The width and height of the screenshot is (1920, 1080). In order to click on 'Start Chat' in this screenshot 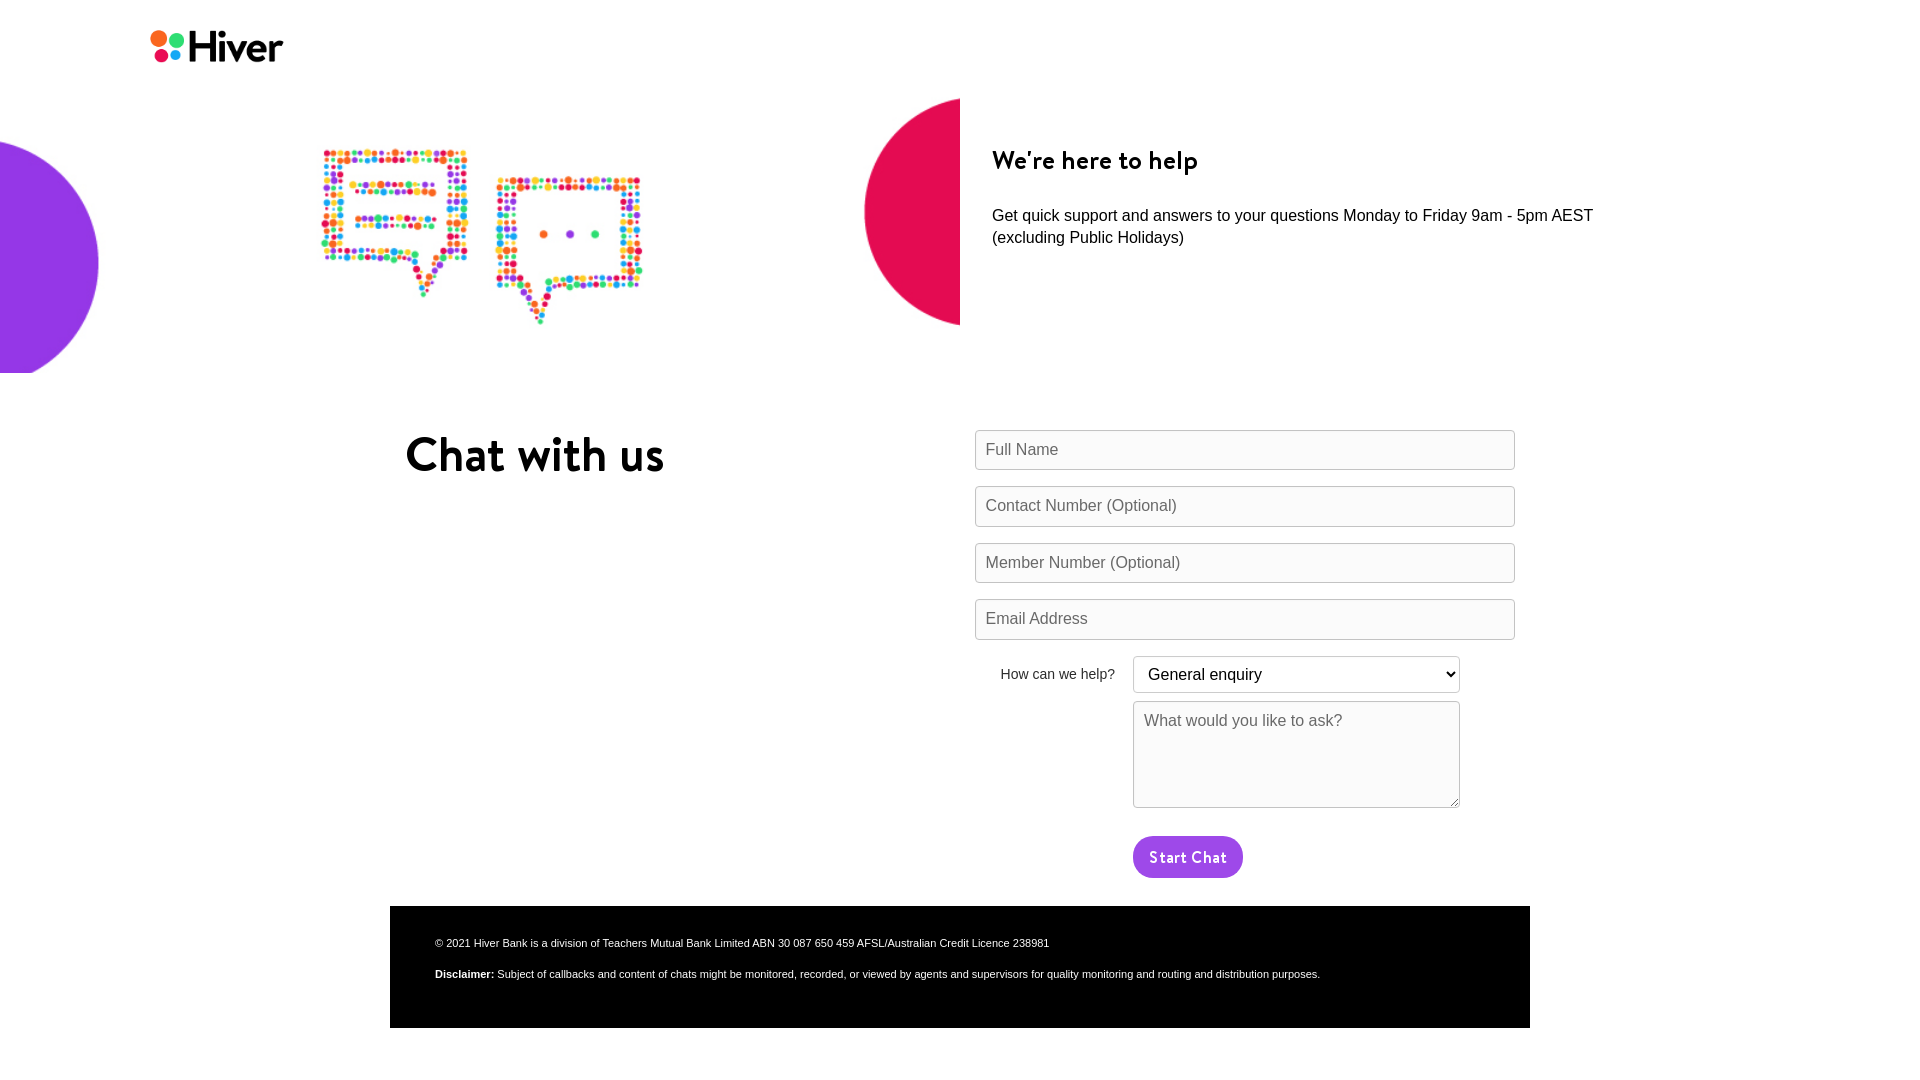, I will do `click(1132, 855)`.